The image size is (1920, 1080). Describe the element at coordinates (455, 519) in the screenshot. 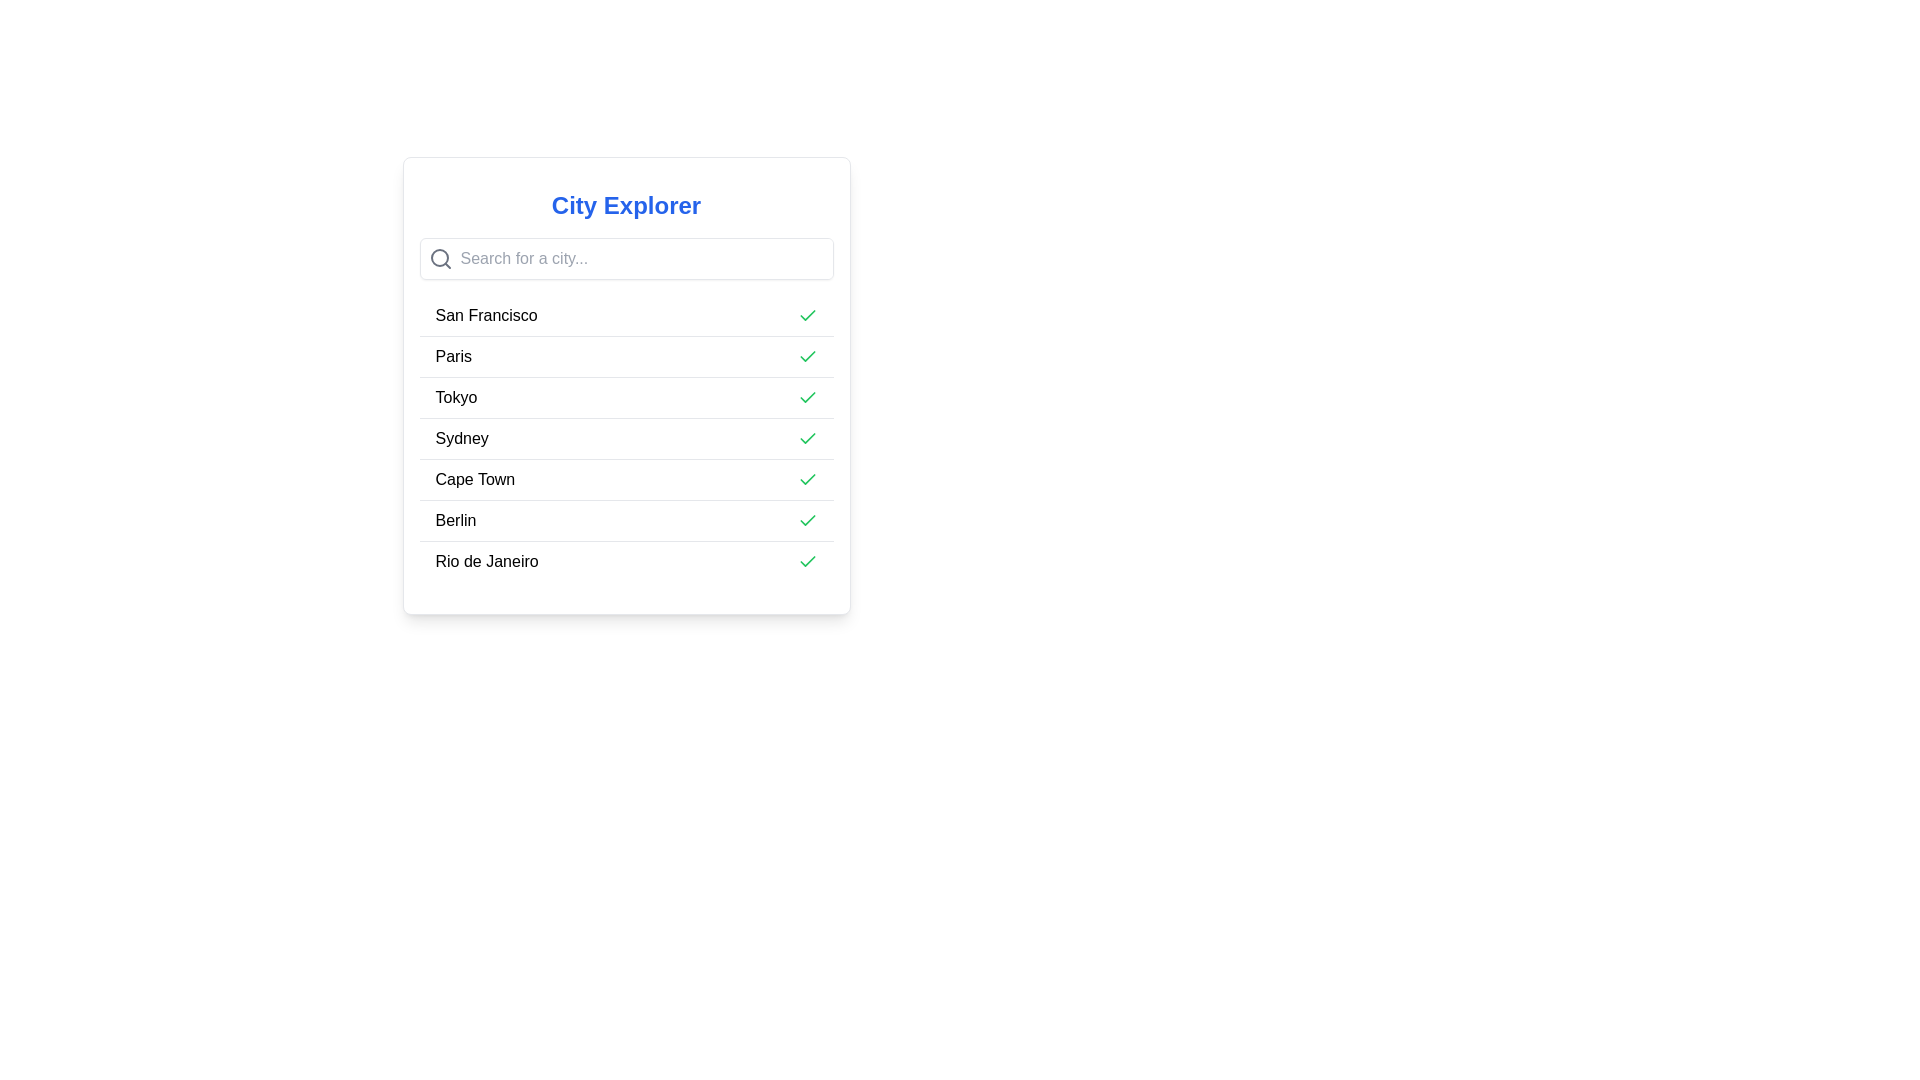

I see `the static text label displaying 'Berlin', which is part of the selectable list of cities under the 'City Explorer' header` at that location.